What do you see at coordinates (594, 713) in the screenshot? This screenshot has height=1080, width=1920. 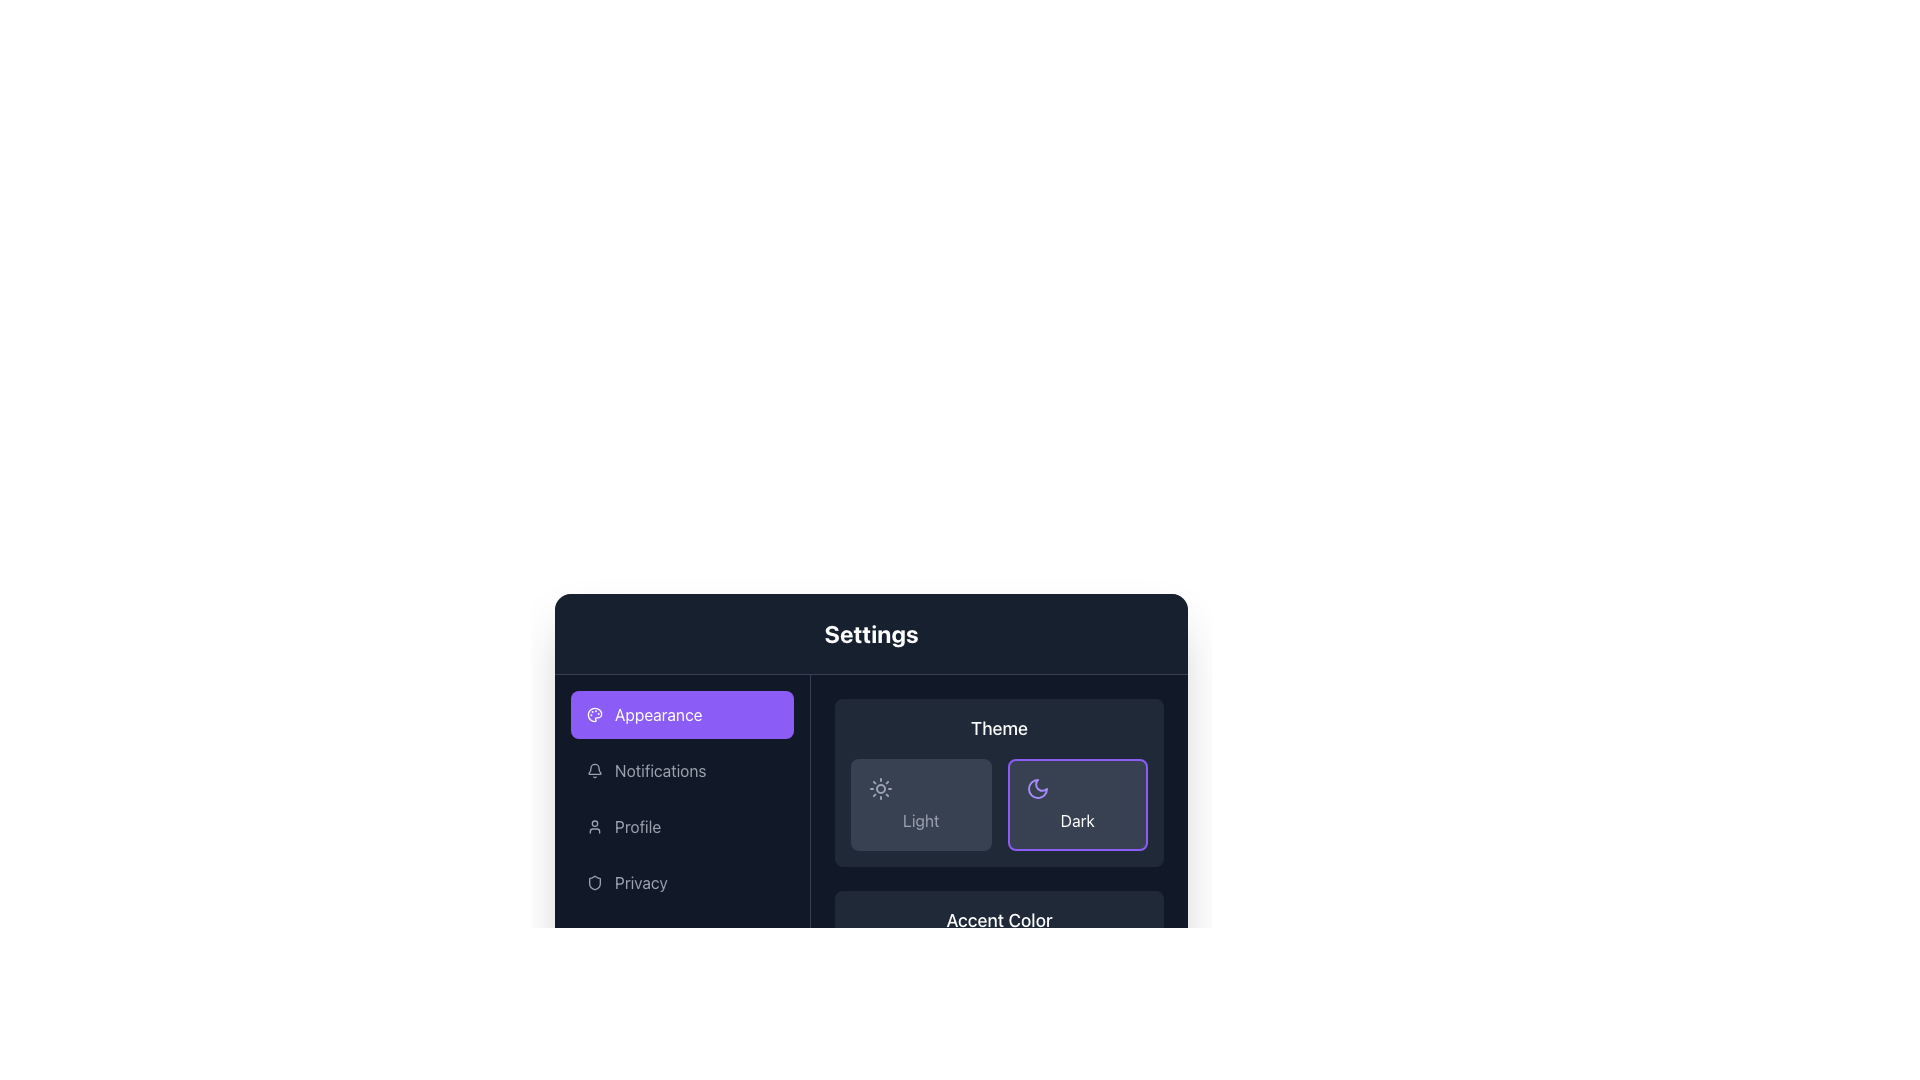 I see `the appearance of the palette icon component located in the left side menu adjacent to the 'Appearance' label` at bounding box center [594, 713].